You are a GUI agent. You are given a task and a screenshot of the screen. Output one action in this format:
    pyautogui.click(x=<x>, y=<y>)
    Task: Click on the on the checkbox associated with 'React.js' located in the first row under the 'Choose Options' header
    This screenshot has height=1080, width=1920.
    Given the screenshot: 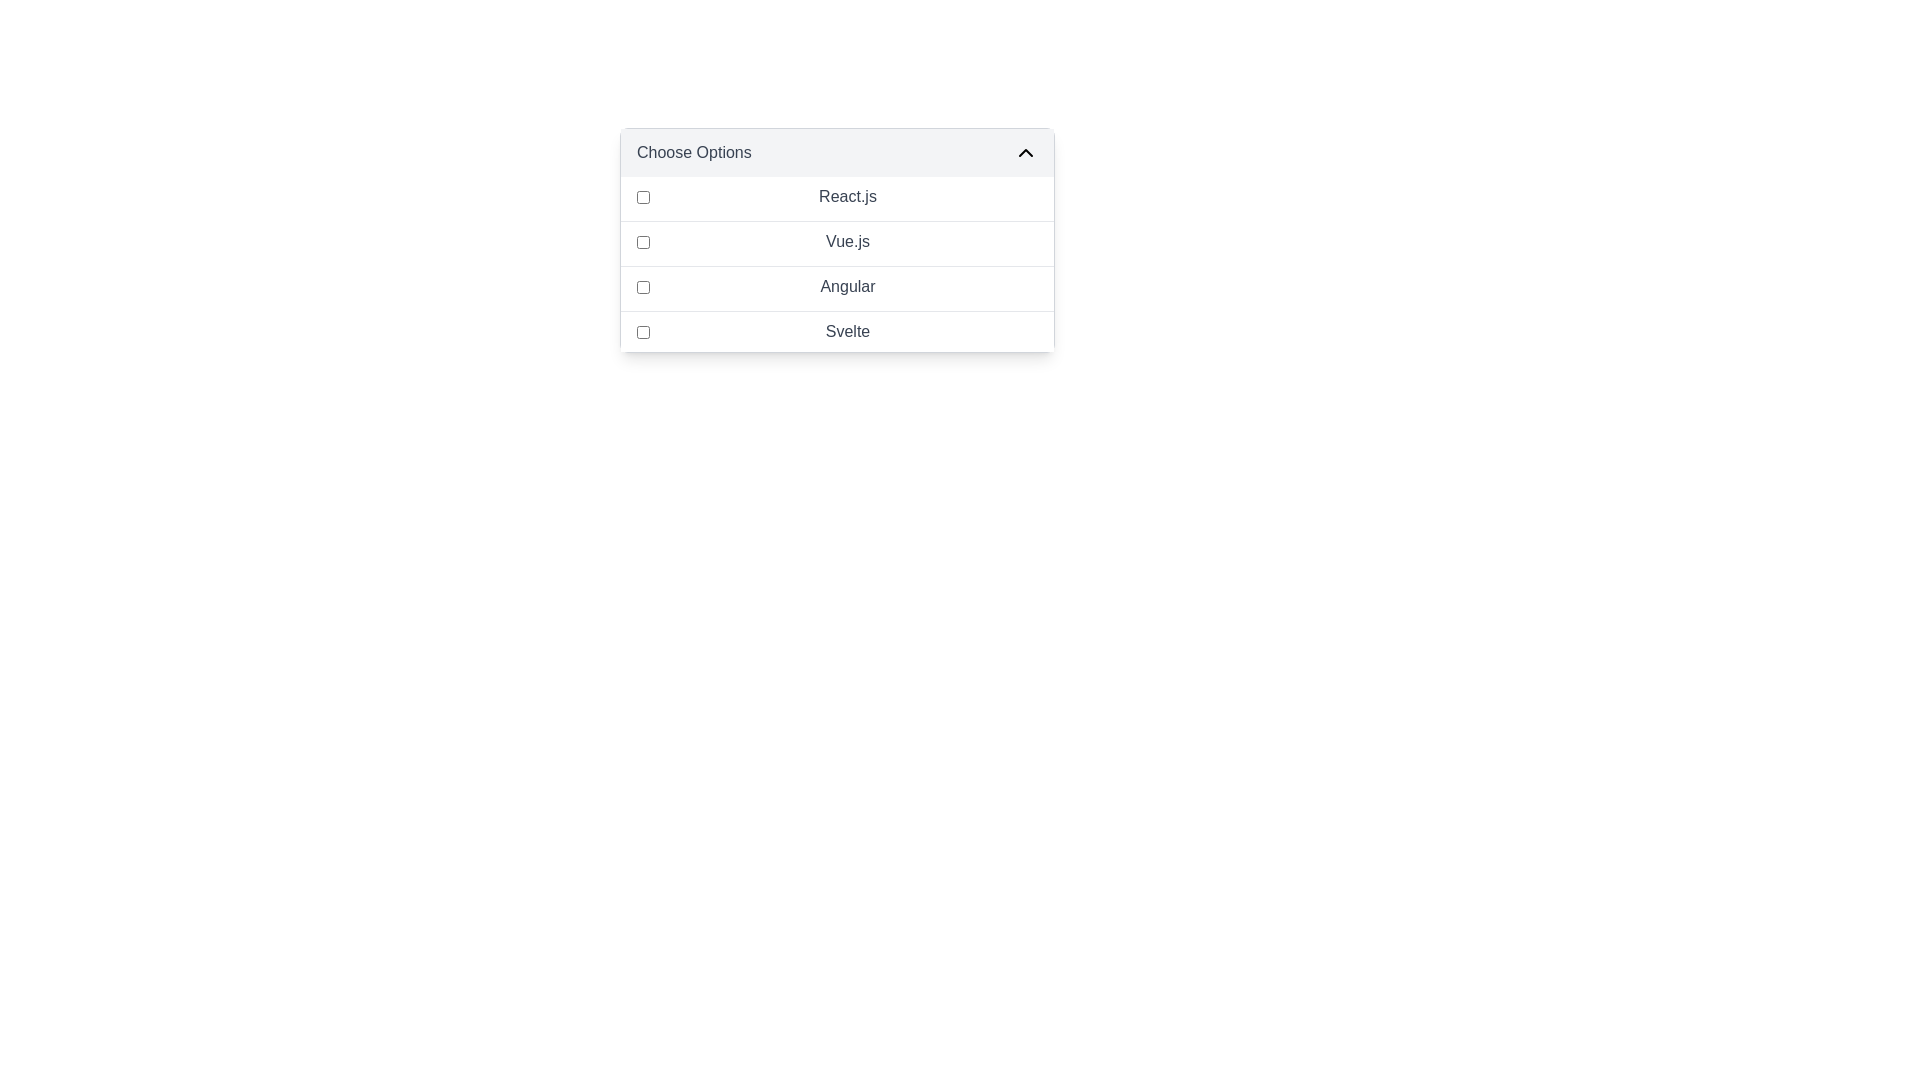 What is the action you would take?
    pyautogui.click(x=643, y=196)
    